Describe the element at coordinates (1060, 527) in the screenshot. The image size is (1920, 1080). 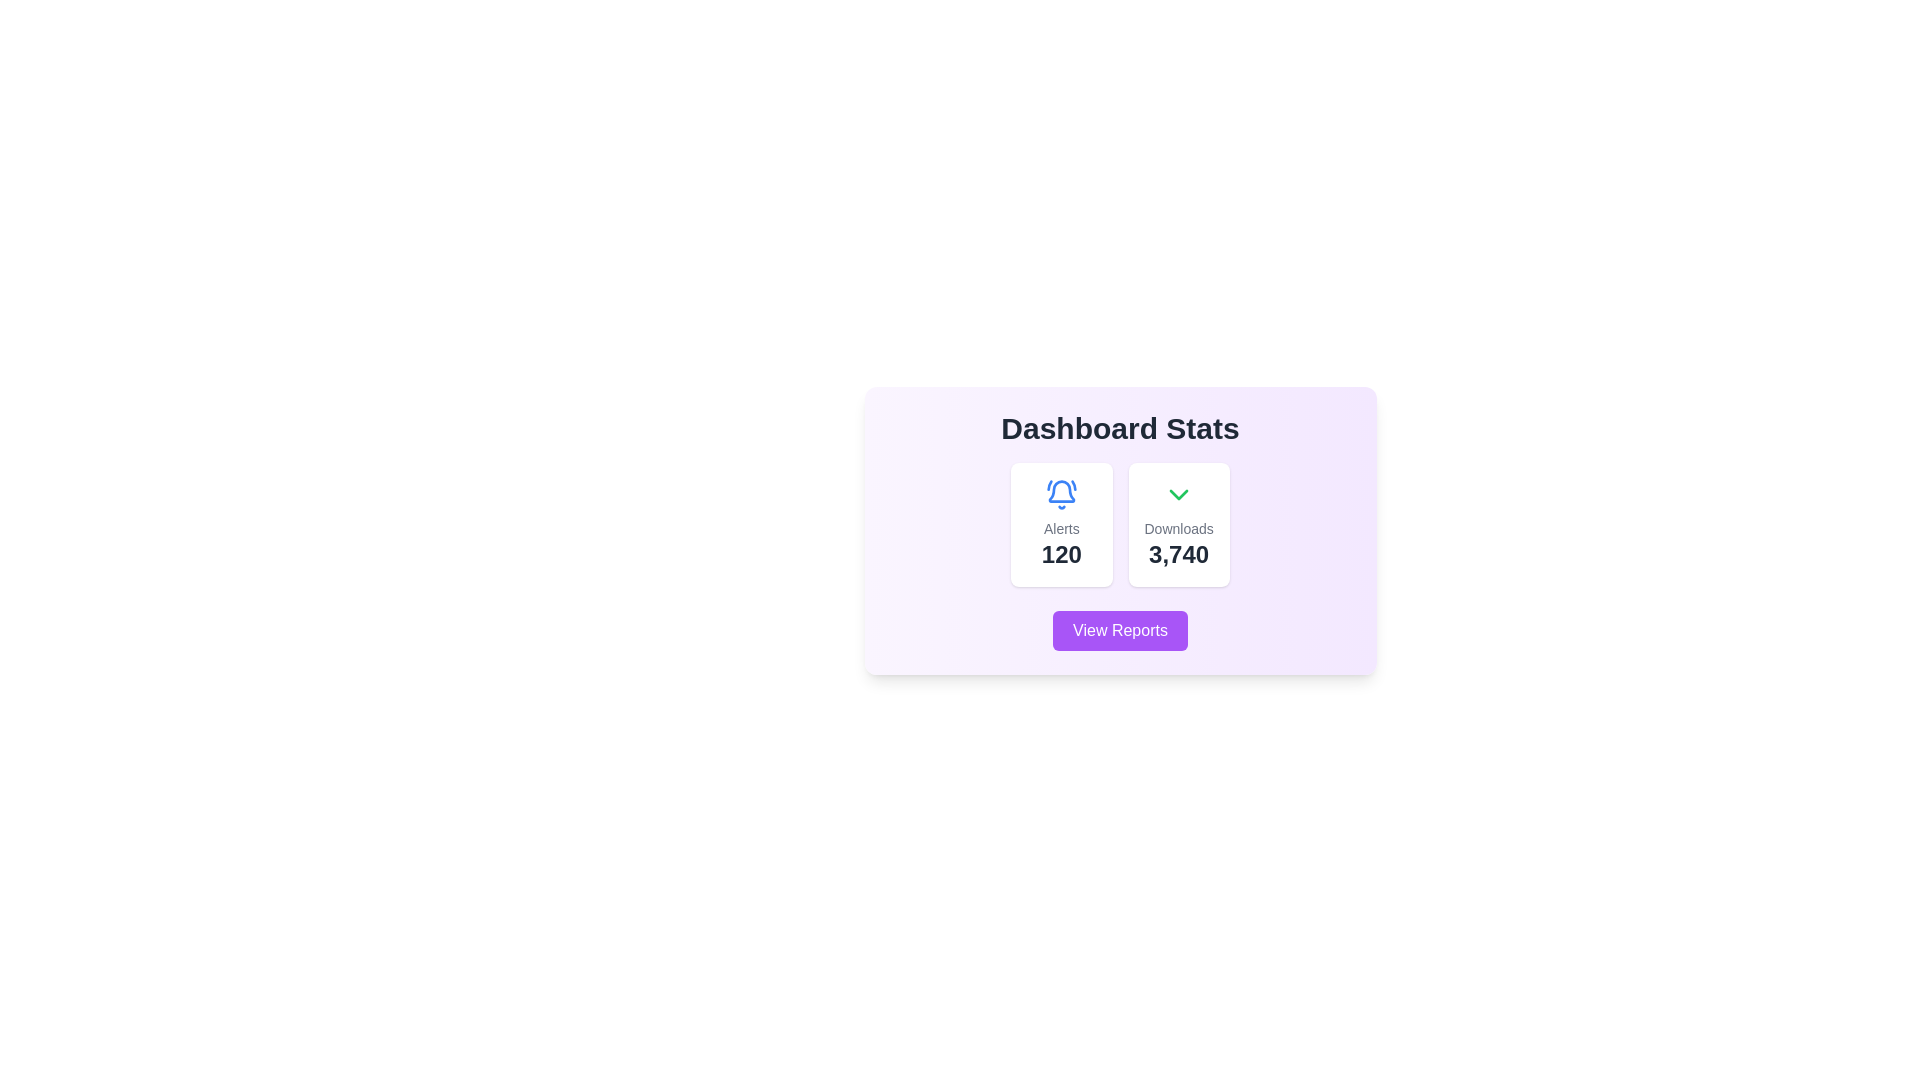
I see `the text label indicating the context of the 'Alerts' section, located below the bell icon and above the text '120' within the dashboard statistics section` at that location.